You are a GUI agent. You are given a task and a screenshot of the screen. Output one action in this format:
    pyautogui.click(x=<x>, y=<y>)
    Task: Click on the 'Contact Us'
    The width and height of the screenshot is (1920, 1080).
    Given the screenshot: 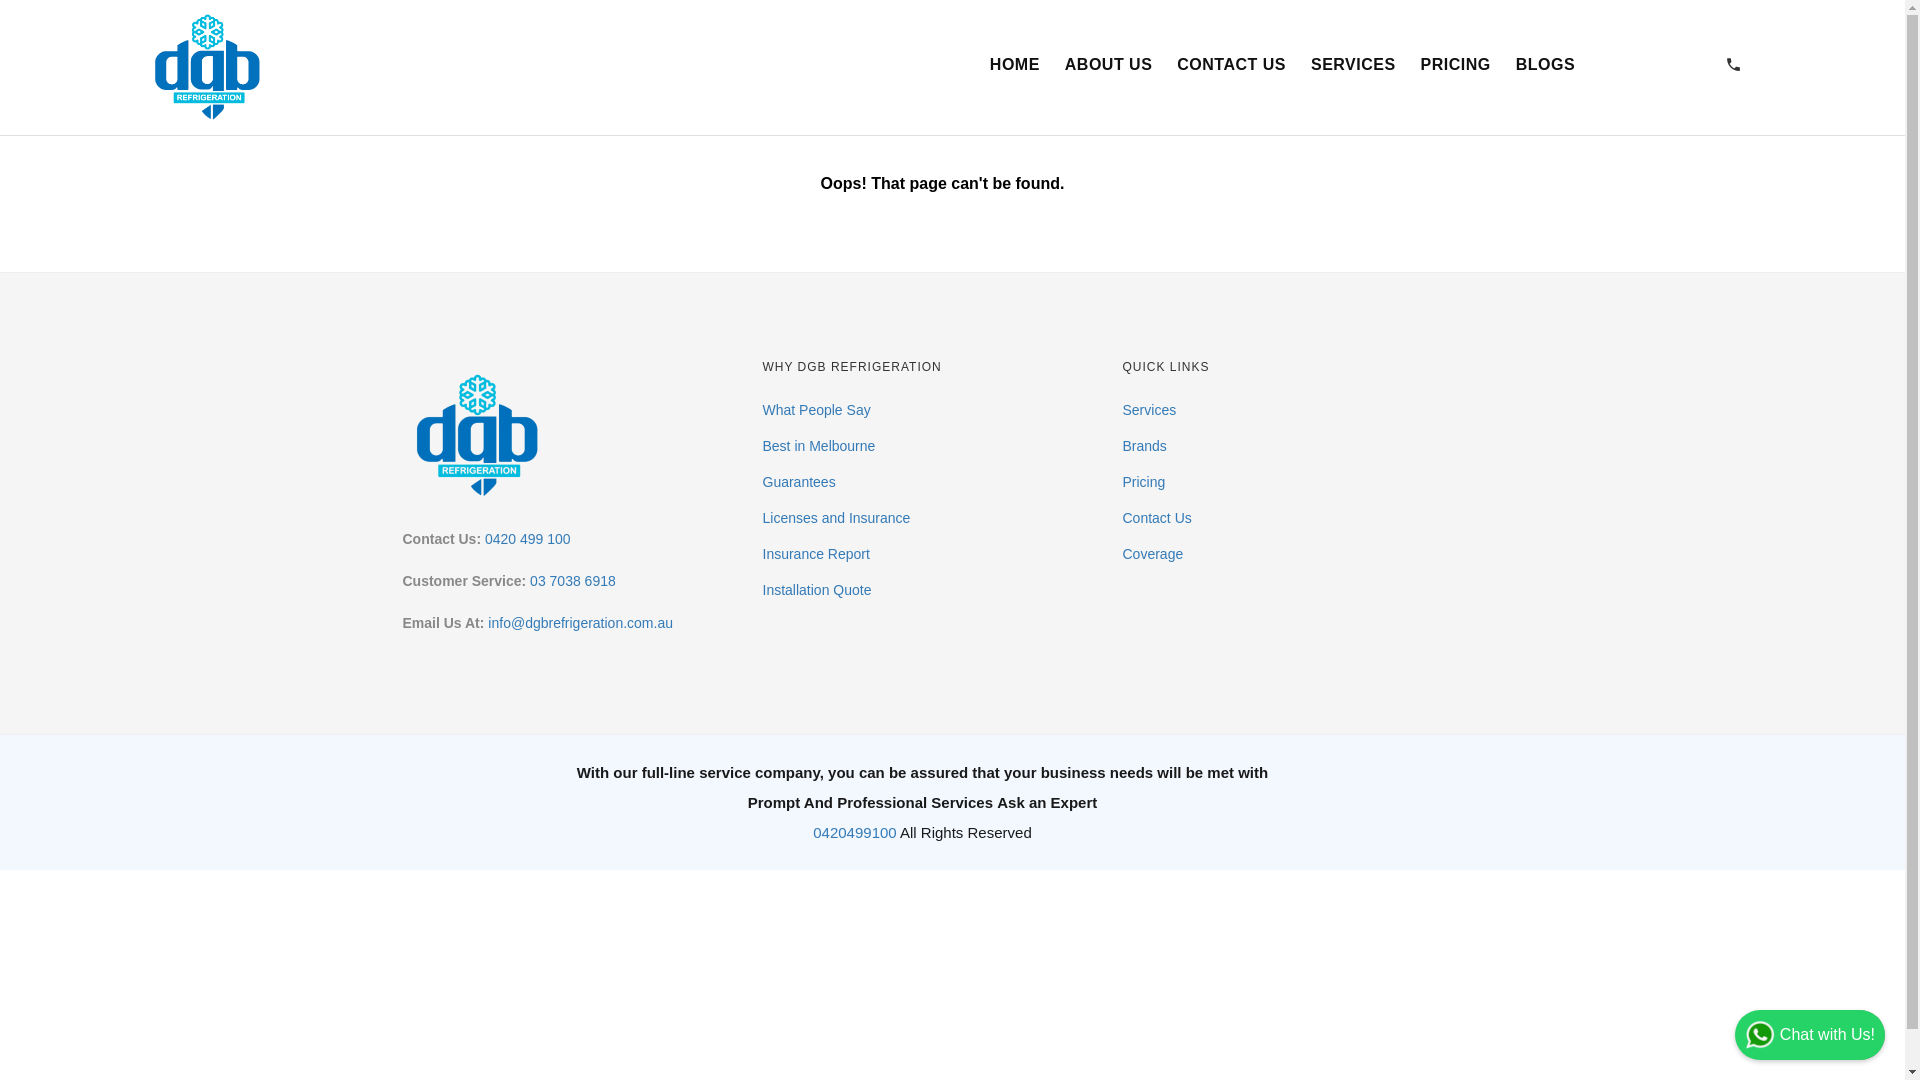 What is the action you would take?
    pyautogui.click(x=1156, y=516)
    